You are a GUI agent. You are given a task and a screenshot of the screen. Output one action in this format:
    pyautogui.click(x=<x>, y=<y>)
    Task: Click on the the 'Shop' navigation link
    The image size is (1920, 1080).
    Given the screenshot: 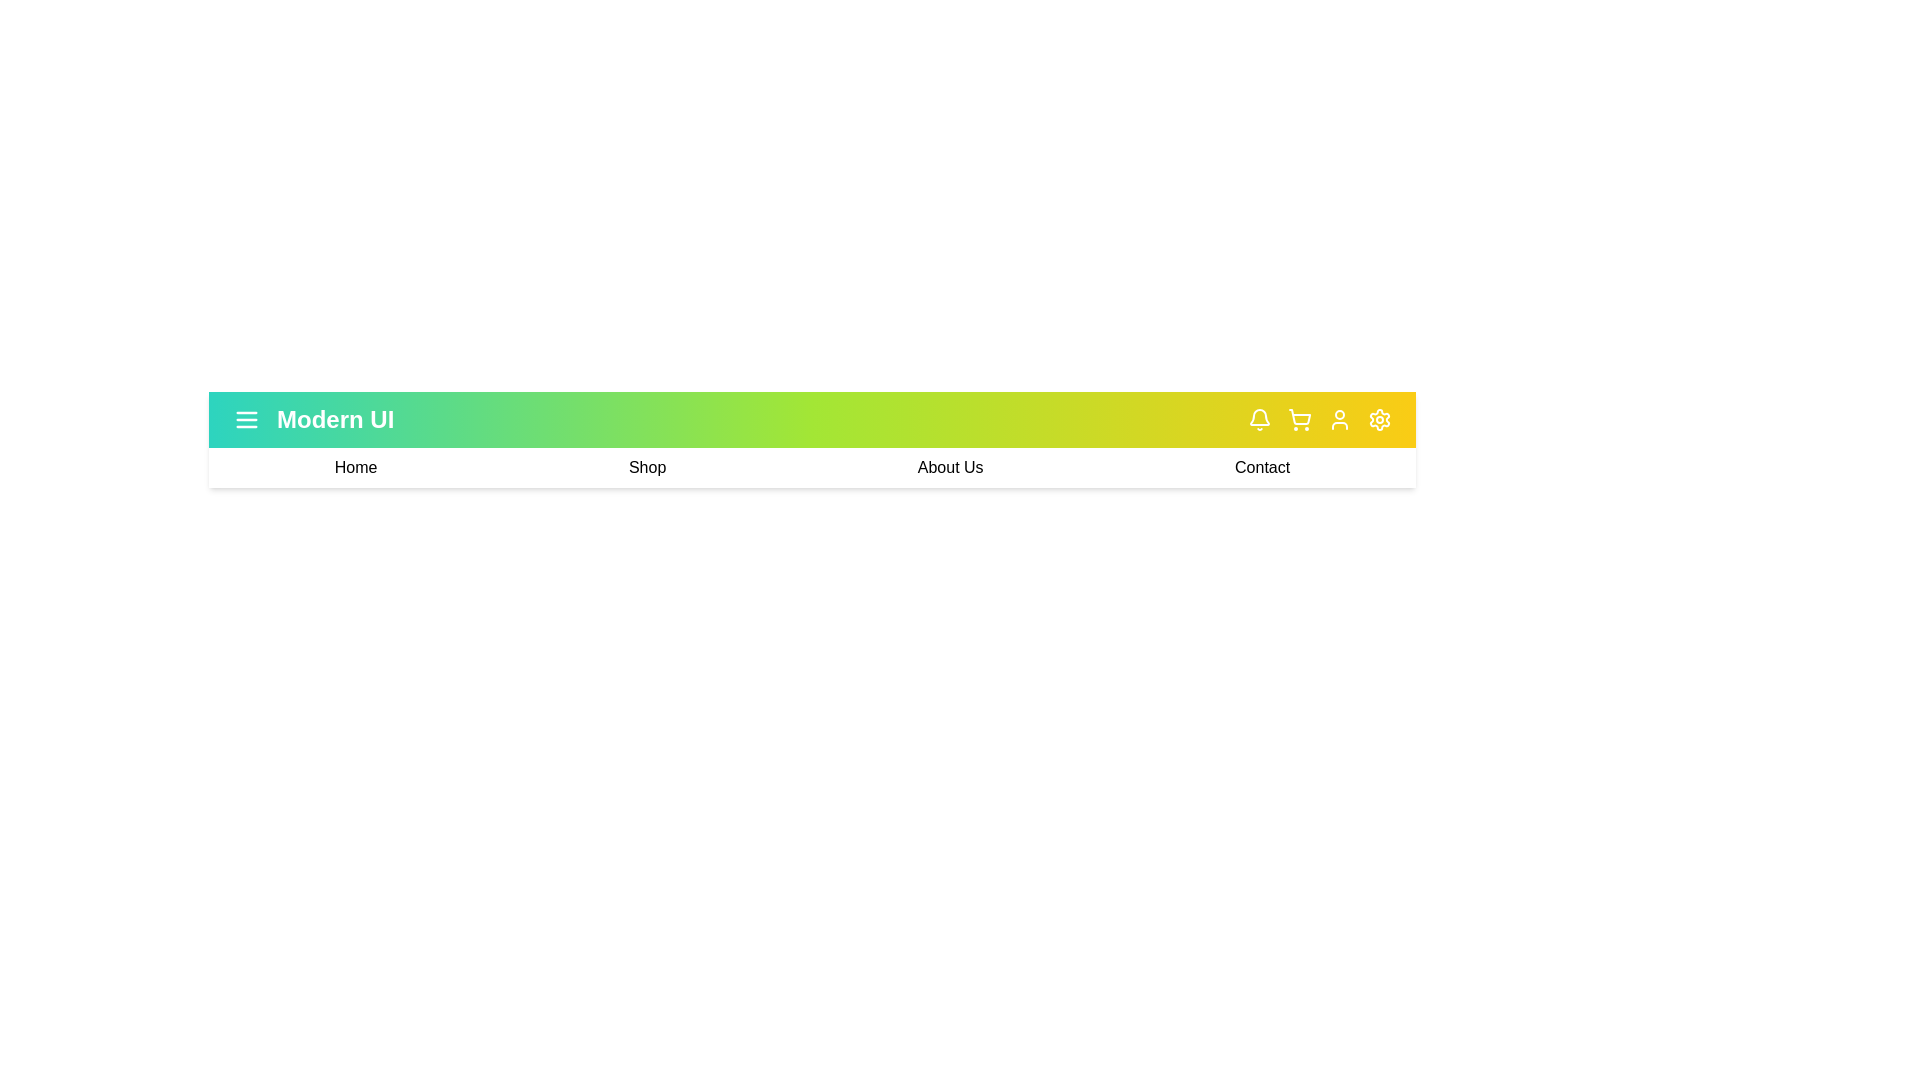 What is the action you would take?
    pyautogui.click(x=647, y=467)
    